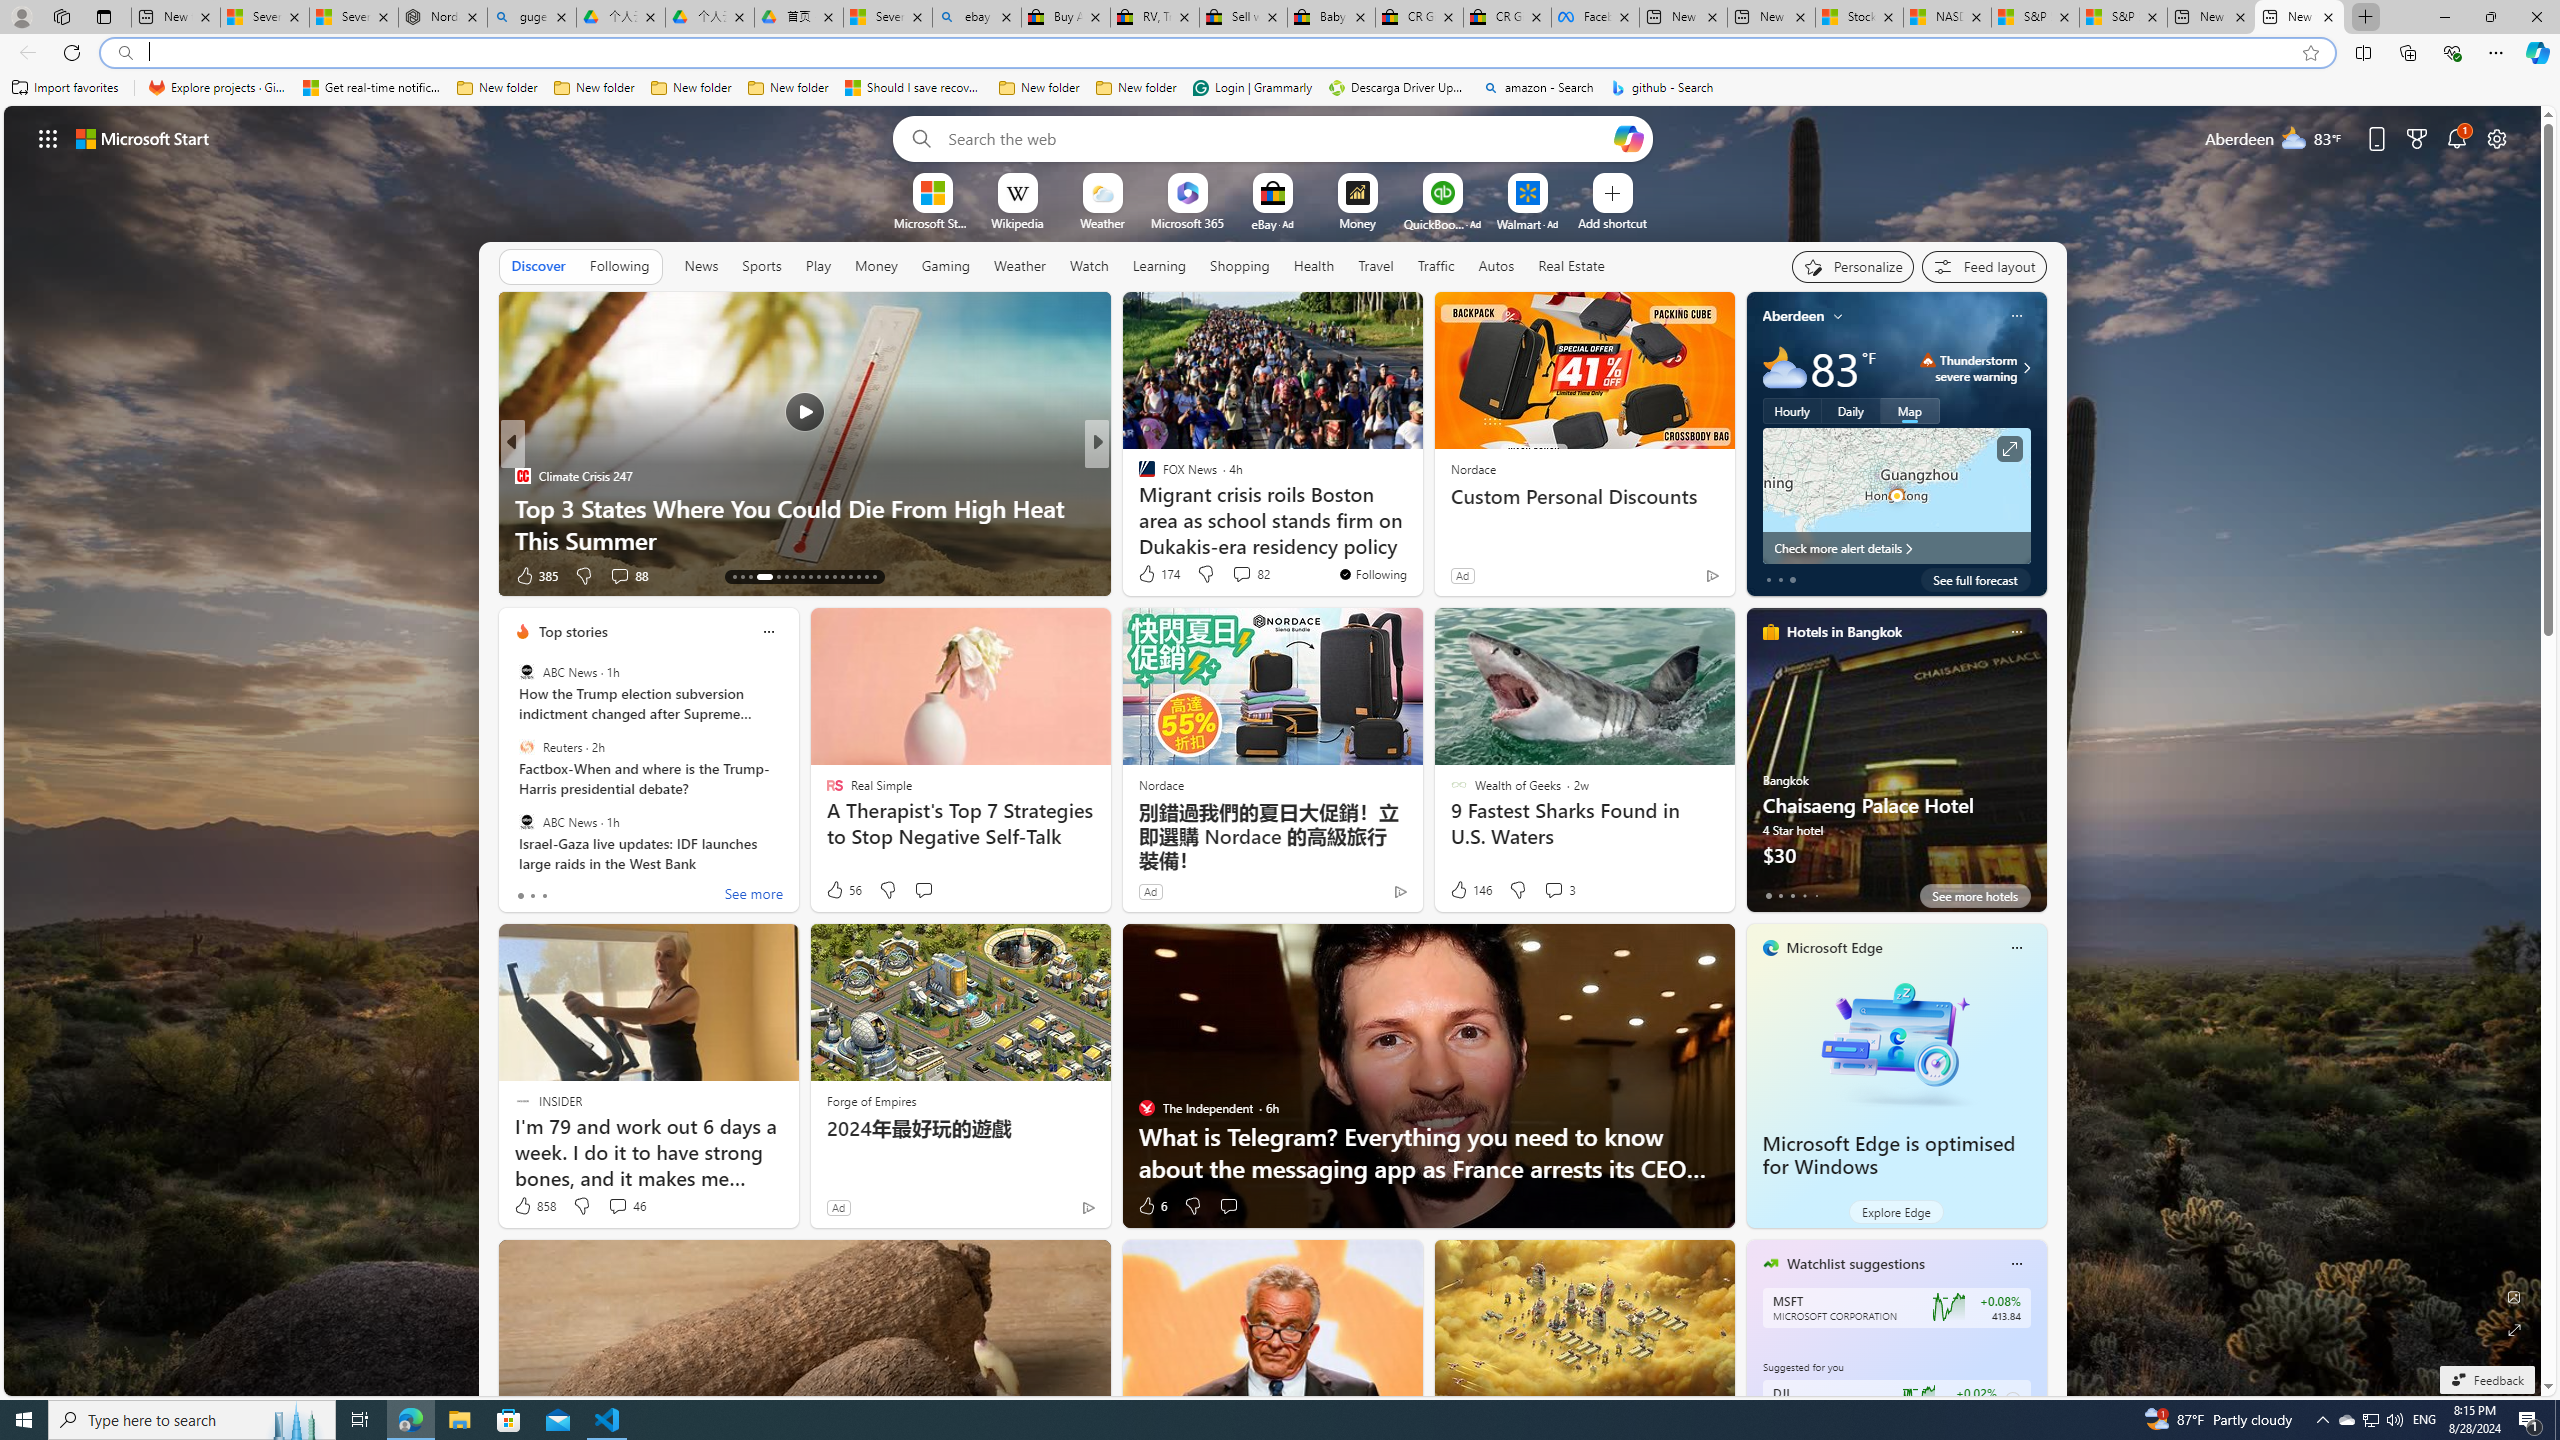 This screenshot has width=2560, height=1440. Describe the element at coordinates (2457, 137) in the screenshot. I see `'Notifications'` at that location.